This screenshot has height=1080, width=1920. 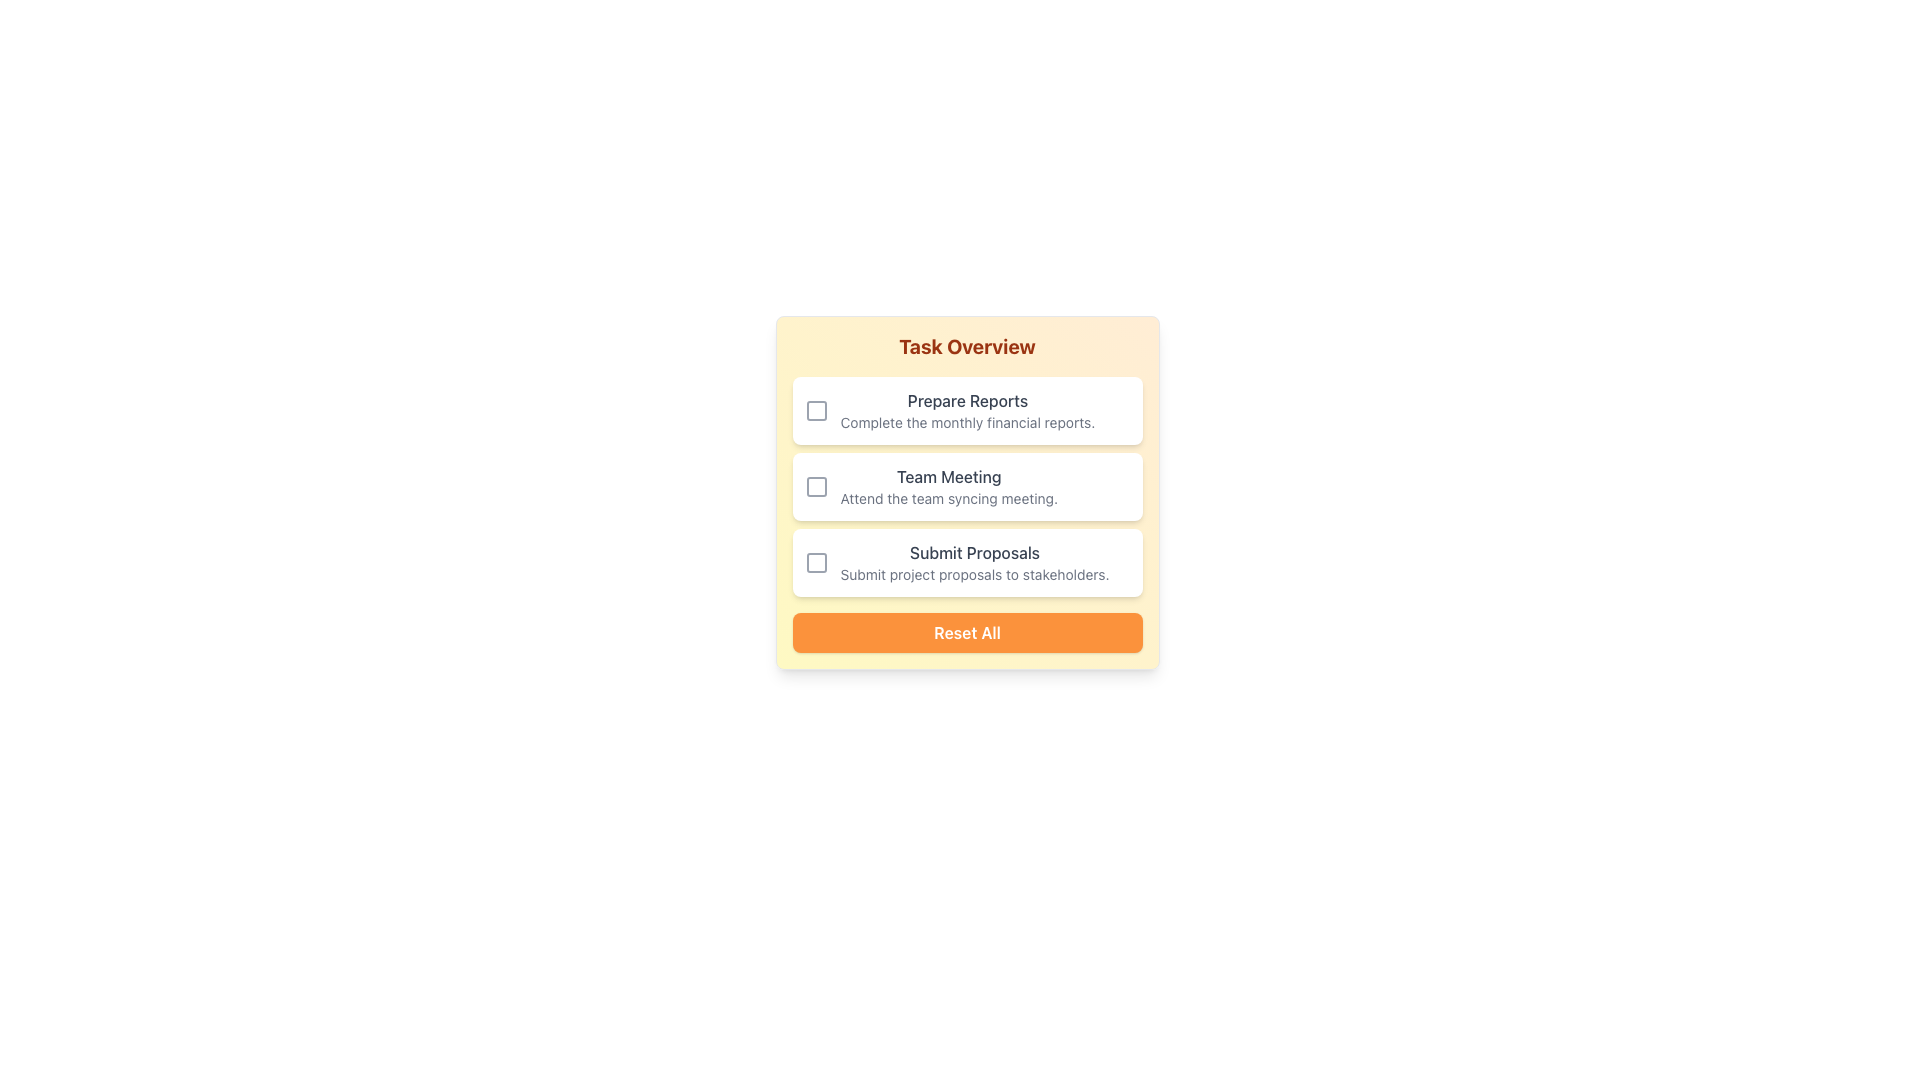 I want to click on the static text that provides clarification about the 'Team Meeting' task, located directly below the heading in a vertically stacked arrangement, so click(x=948, y=497).